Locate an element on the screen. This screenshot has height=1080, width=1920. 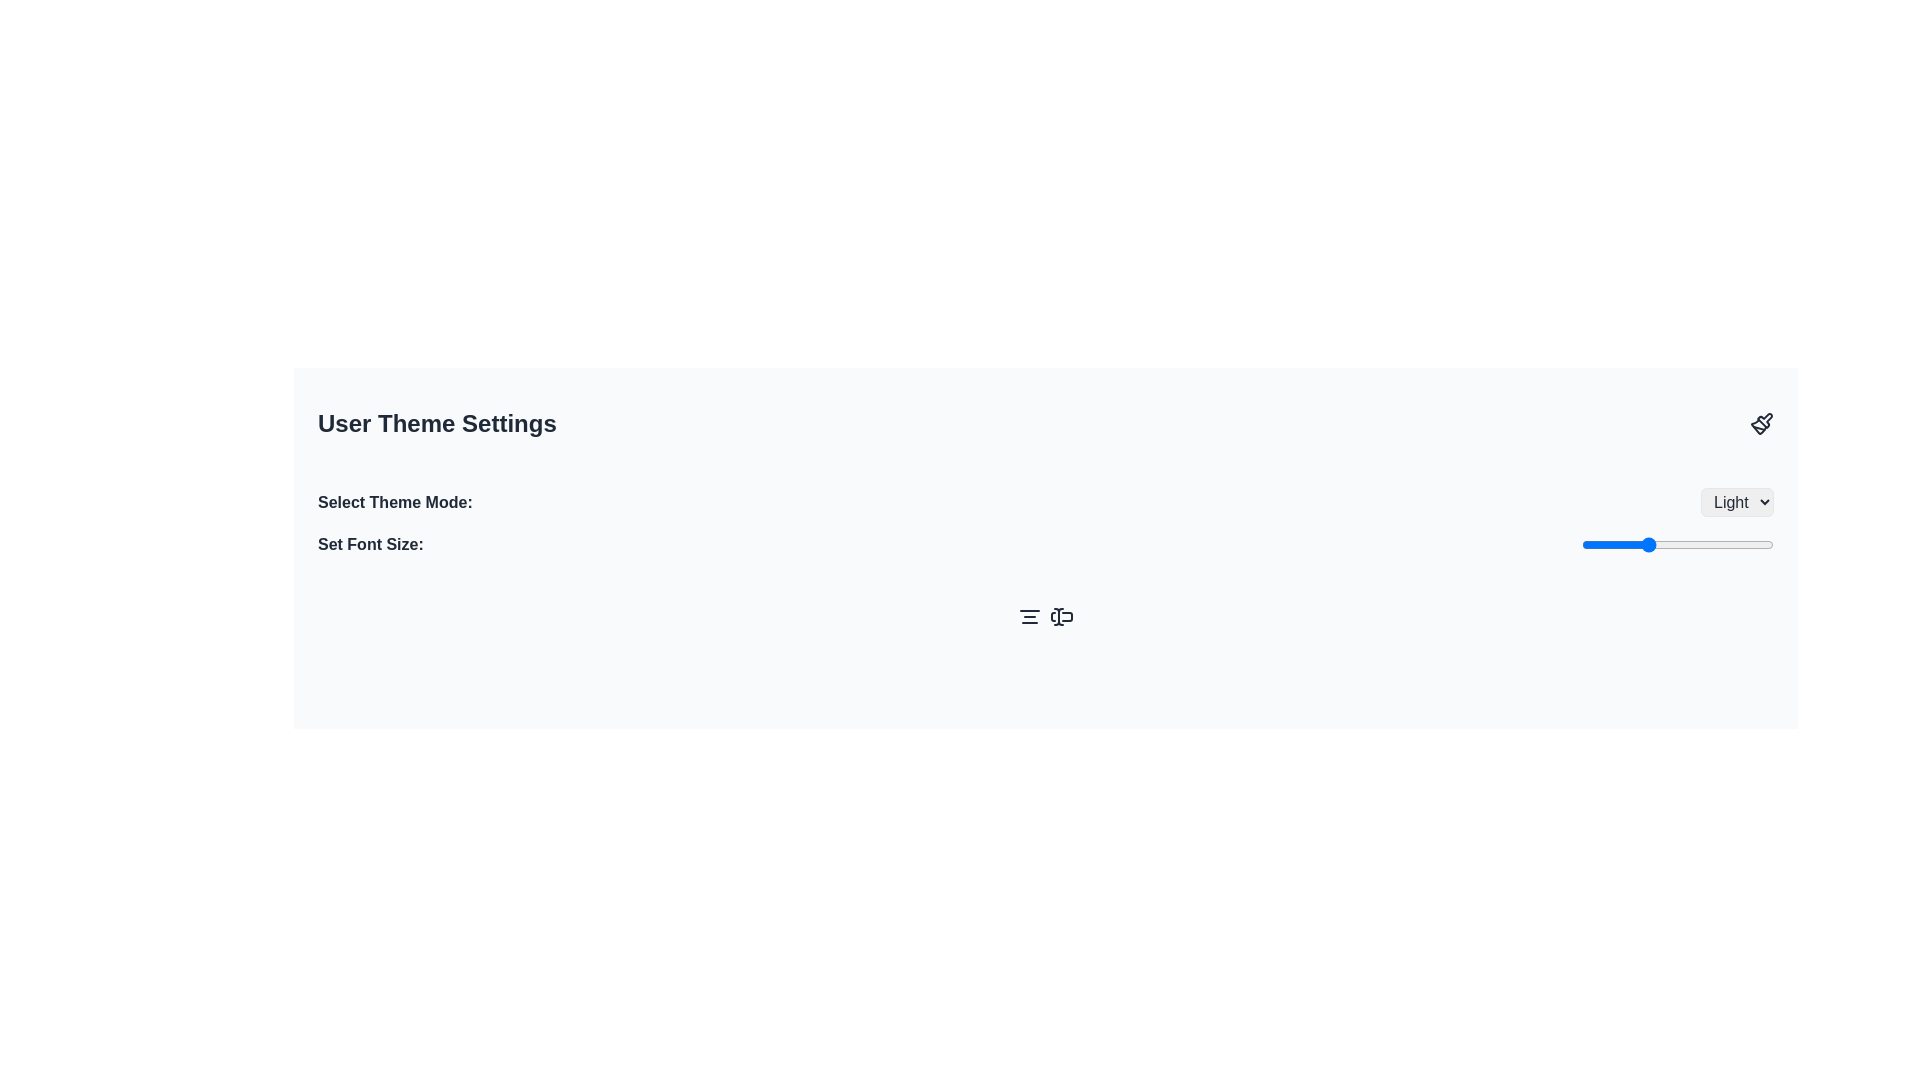
the text label displaying 'Select Theme Mode:' which is located below the main header 'User Theme Settings' and above the theme toggle options is located at coordinates (395, 501).